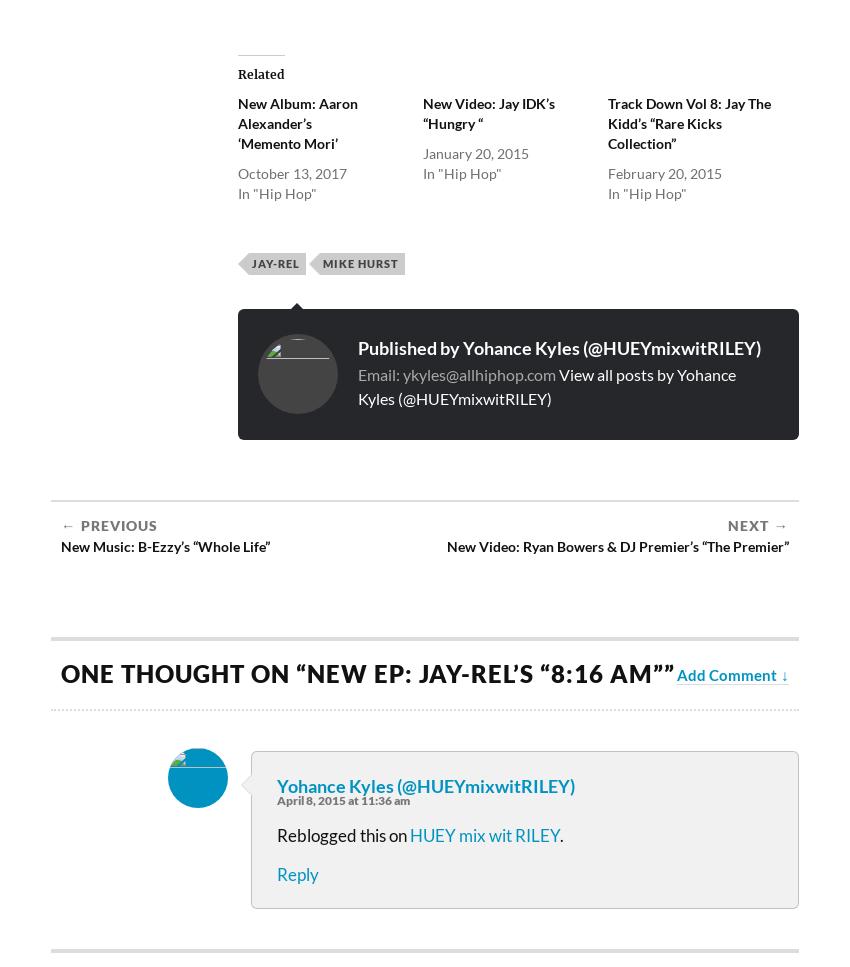 The width and height of the screenshot is (850, 967). What do you see at coordinates (342, 799) in the screenshot?
I see `'April 8, 2015 at 11:36 am'` at bounding box center [342, 799].